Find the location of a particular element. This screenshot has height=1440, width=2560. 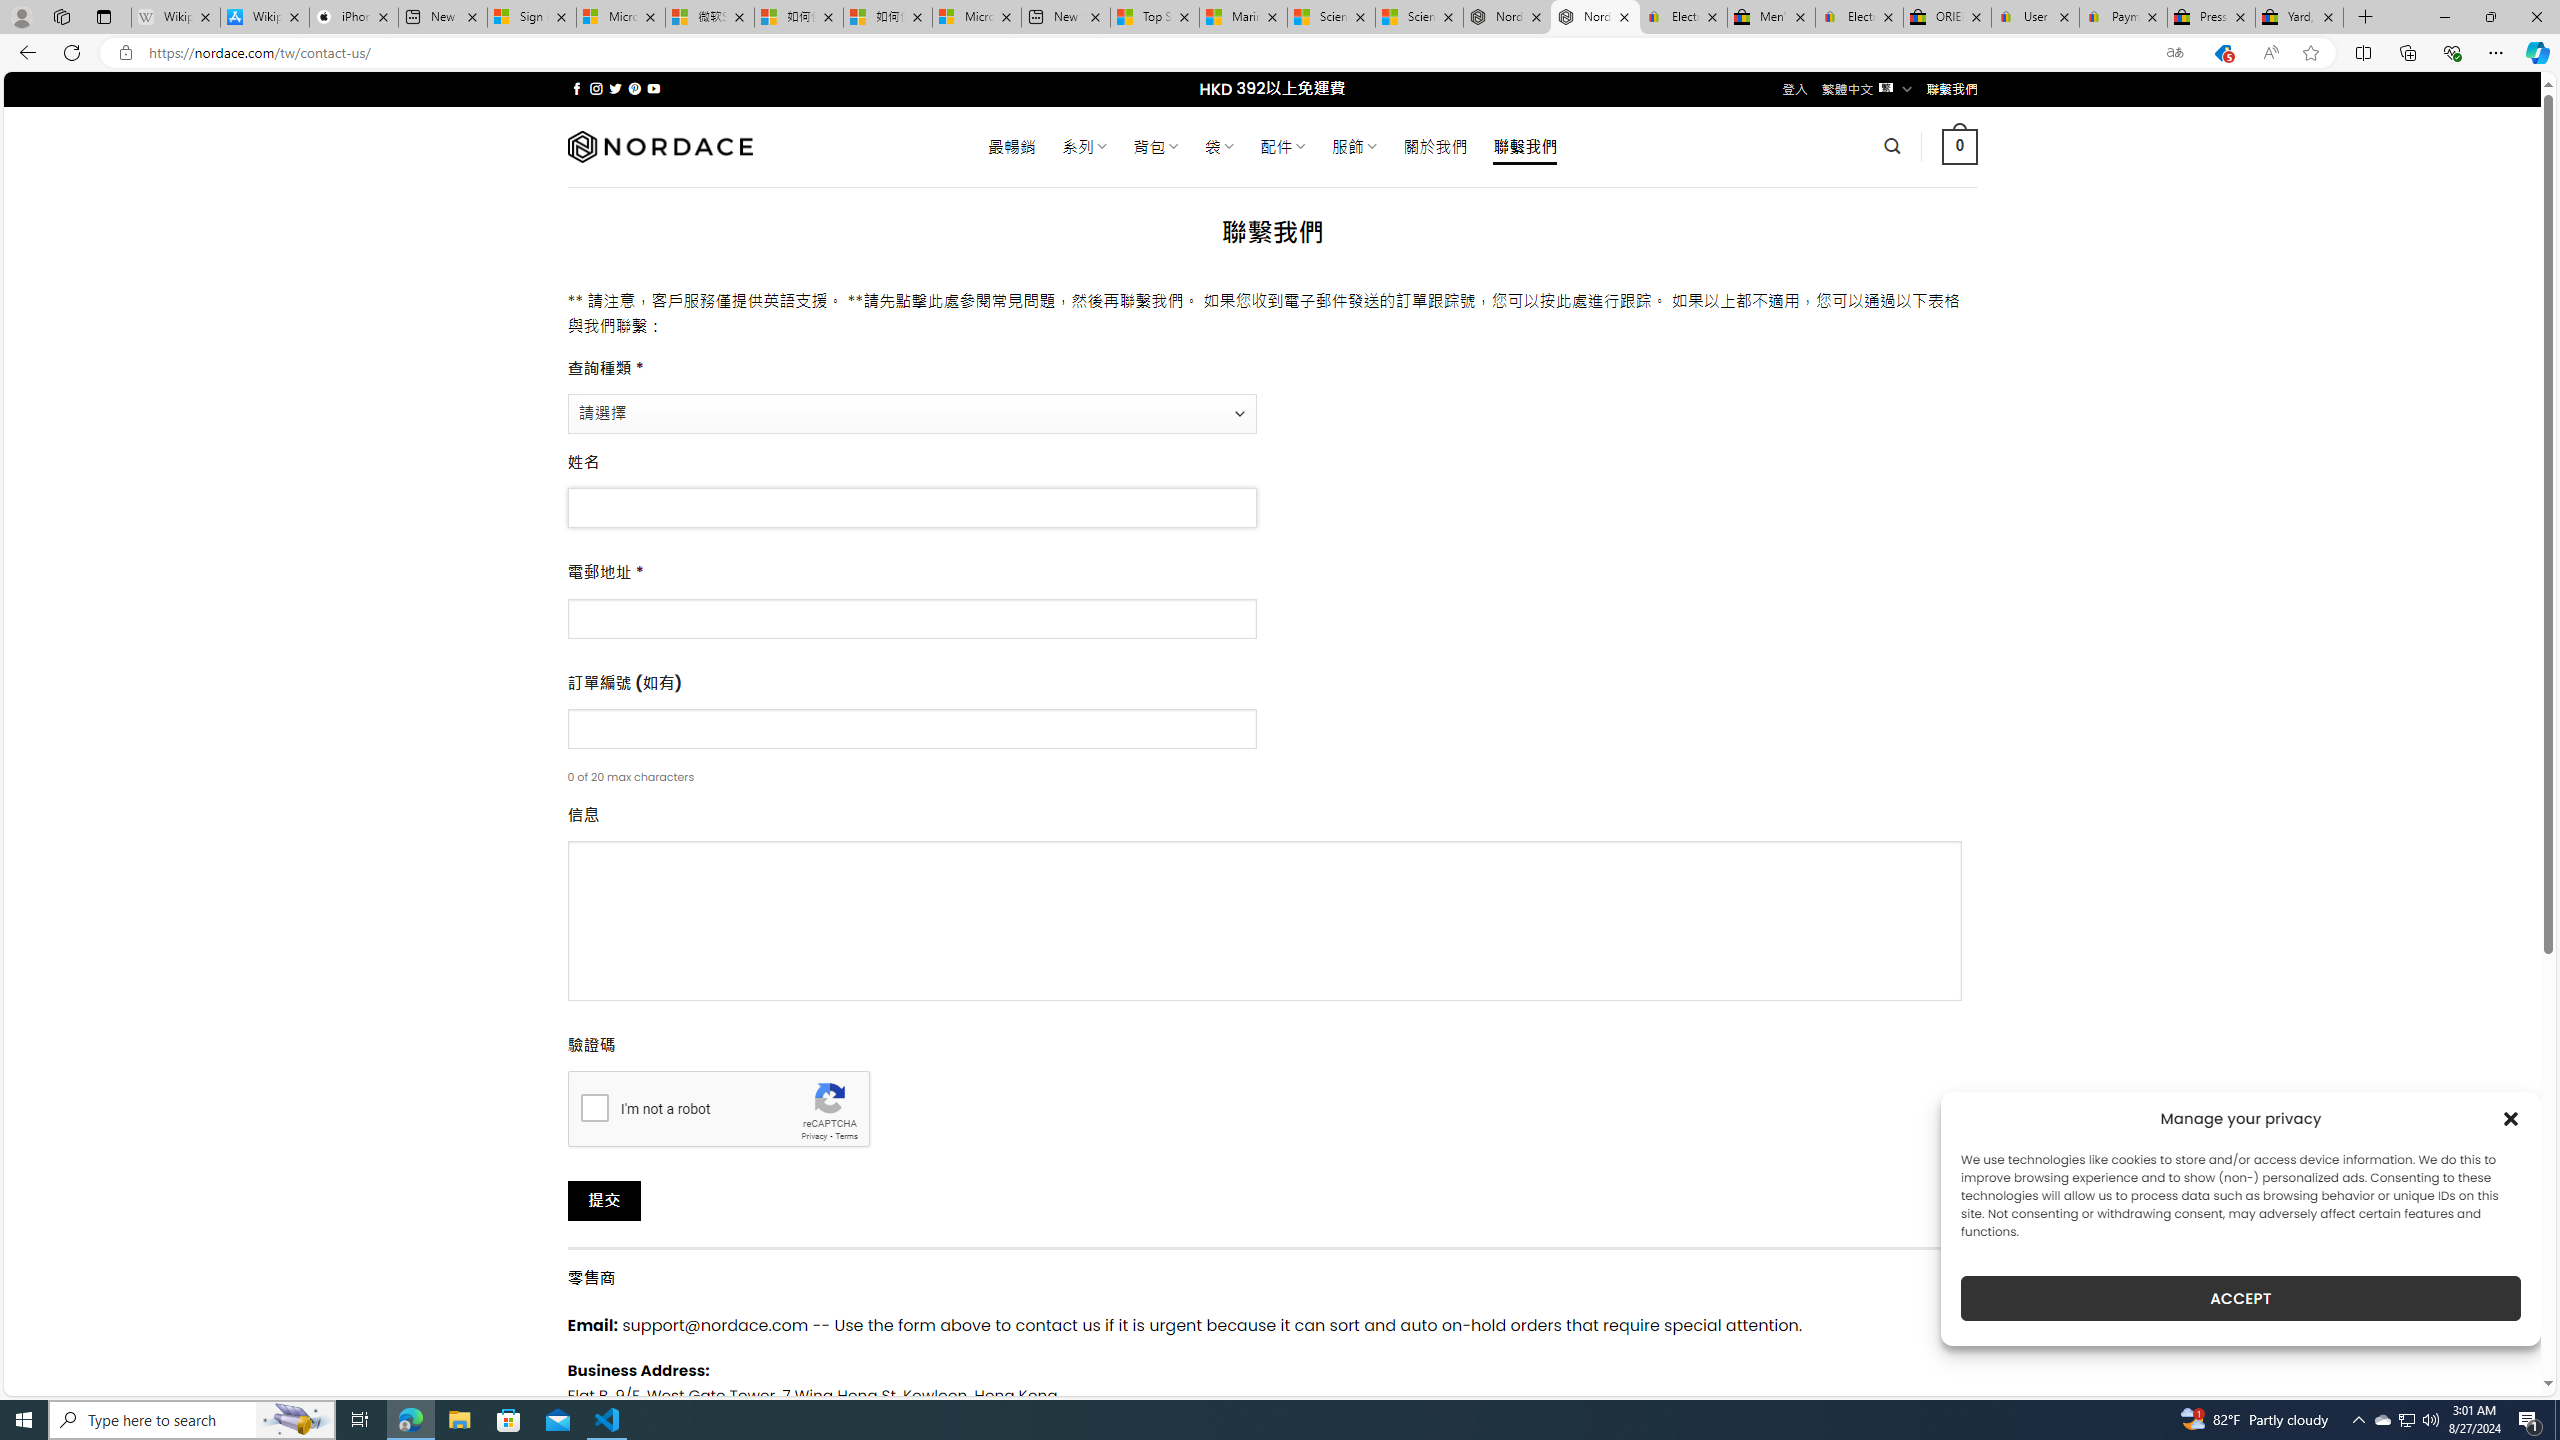

'Payments Terms of Use | eBay.com' is located at coordinates (2123, 16).